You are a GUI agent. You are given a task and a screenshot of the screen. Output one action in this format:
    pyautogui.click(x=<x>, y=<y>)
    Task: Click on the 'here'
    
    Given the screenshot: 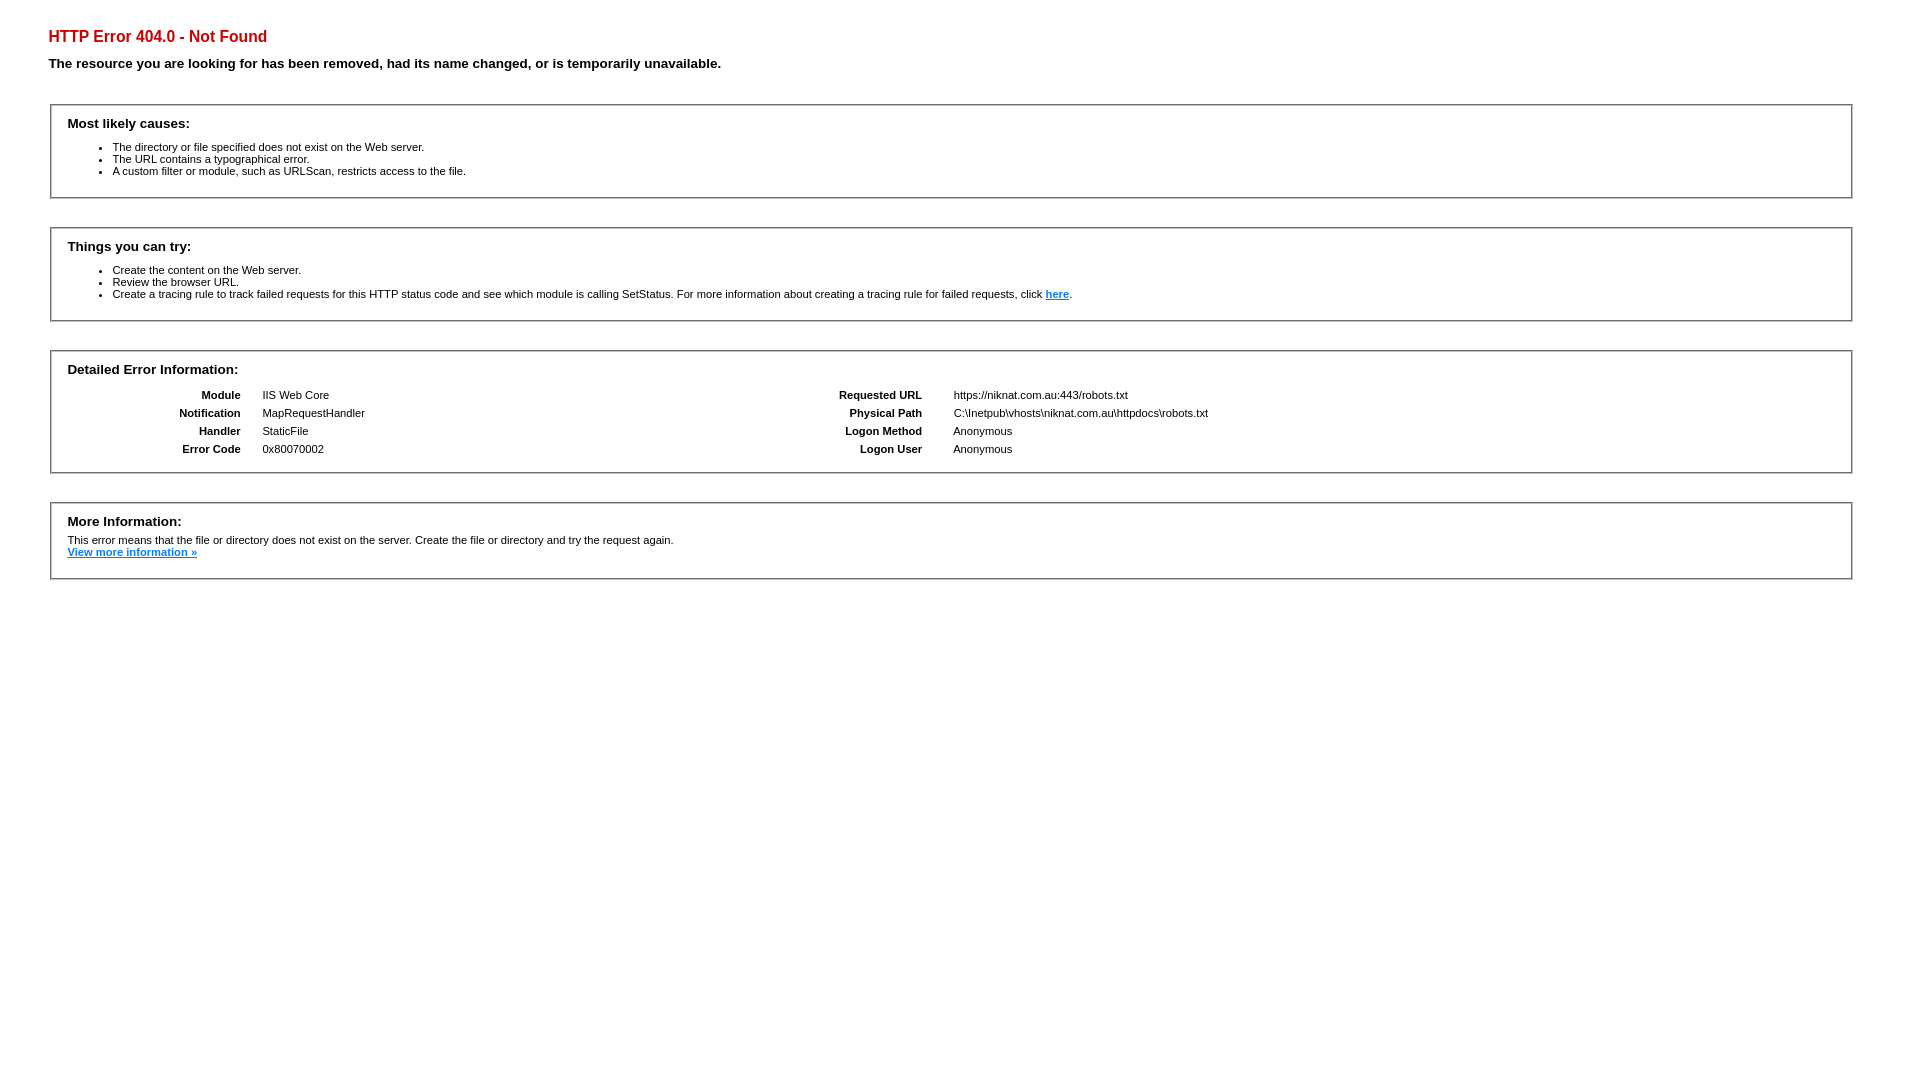 What is the action you would take?
    pyautogui.click(x=1045, y=293)
    